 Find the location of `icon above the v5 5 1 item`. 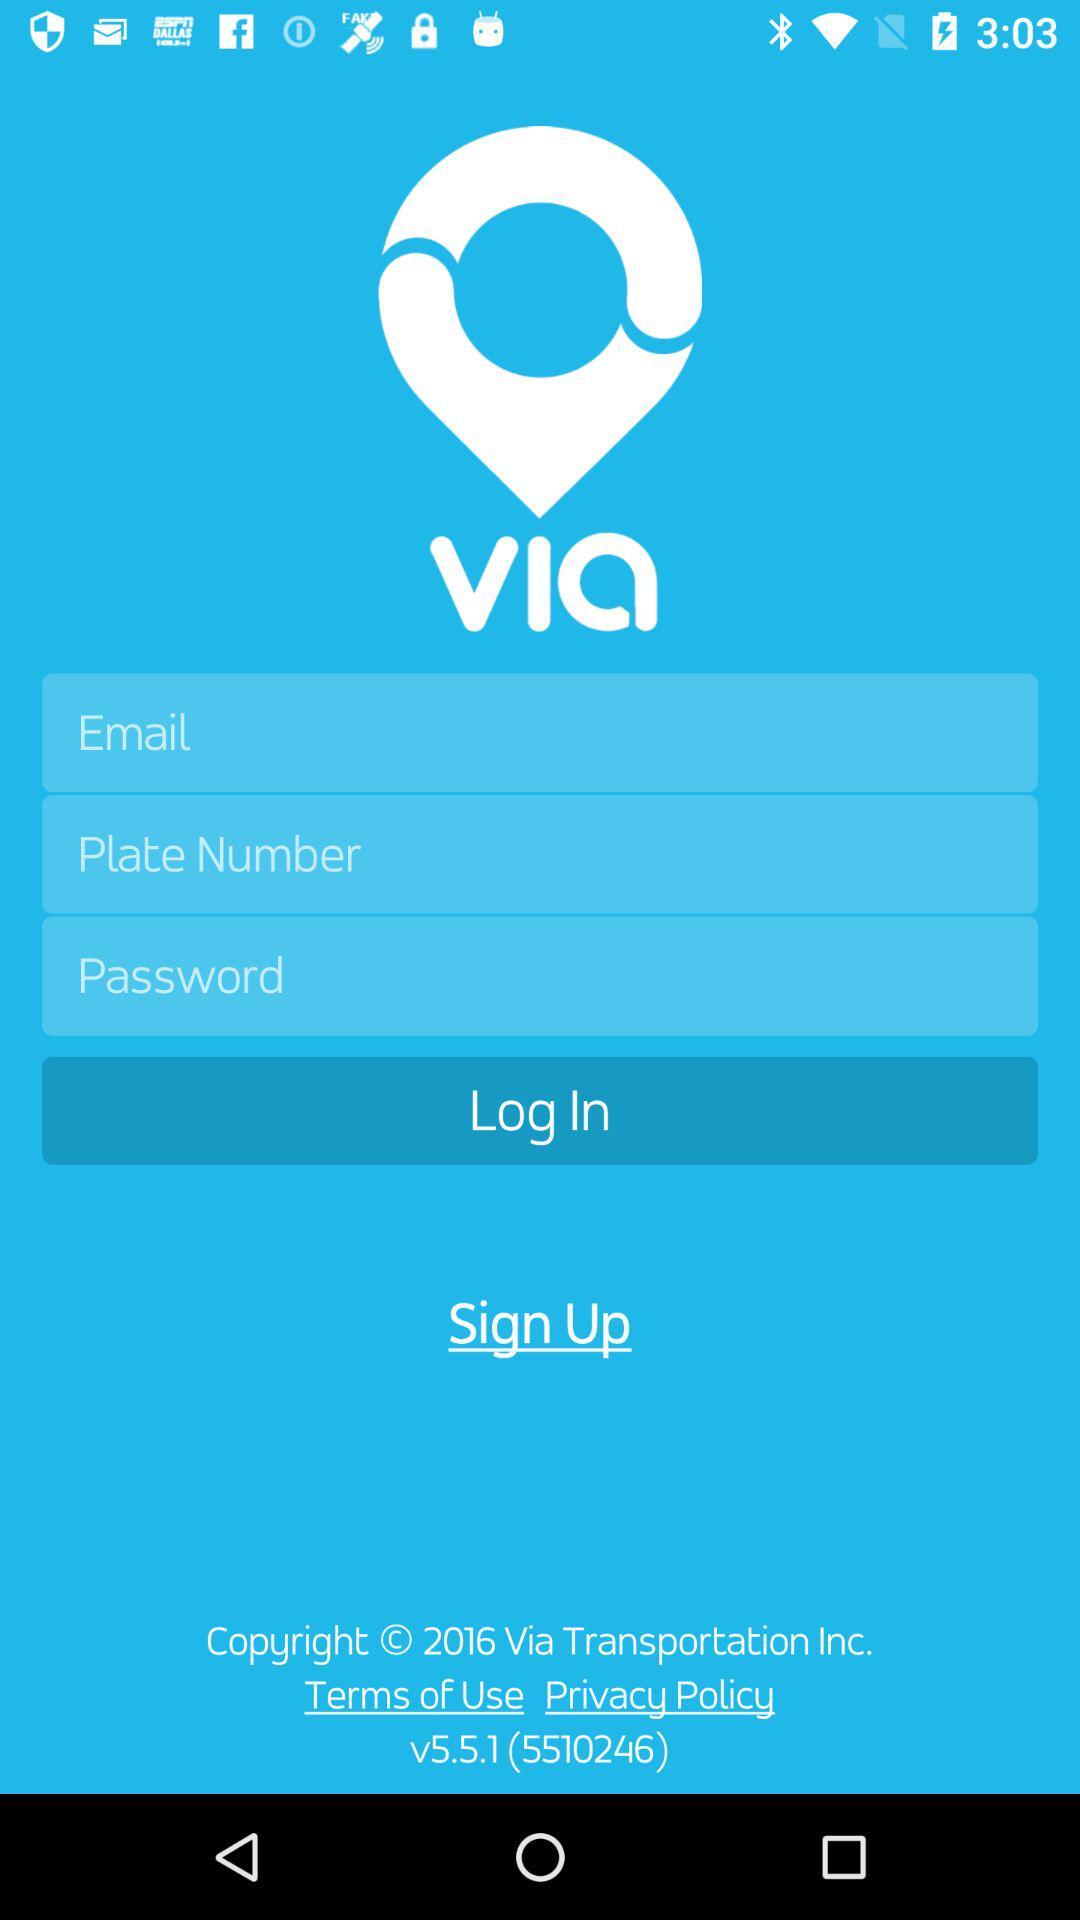

icon above the v5 5 1 item is located at coordinates (408, 1693).